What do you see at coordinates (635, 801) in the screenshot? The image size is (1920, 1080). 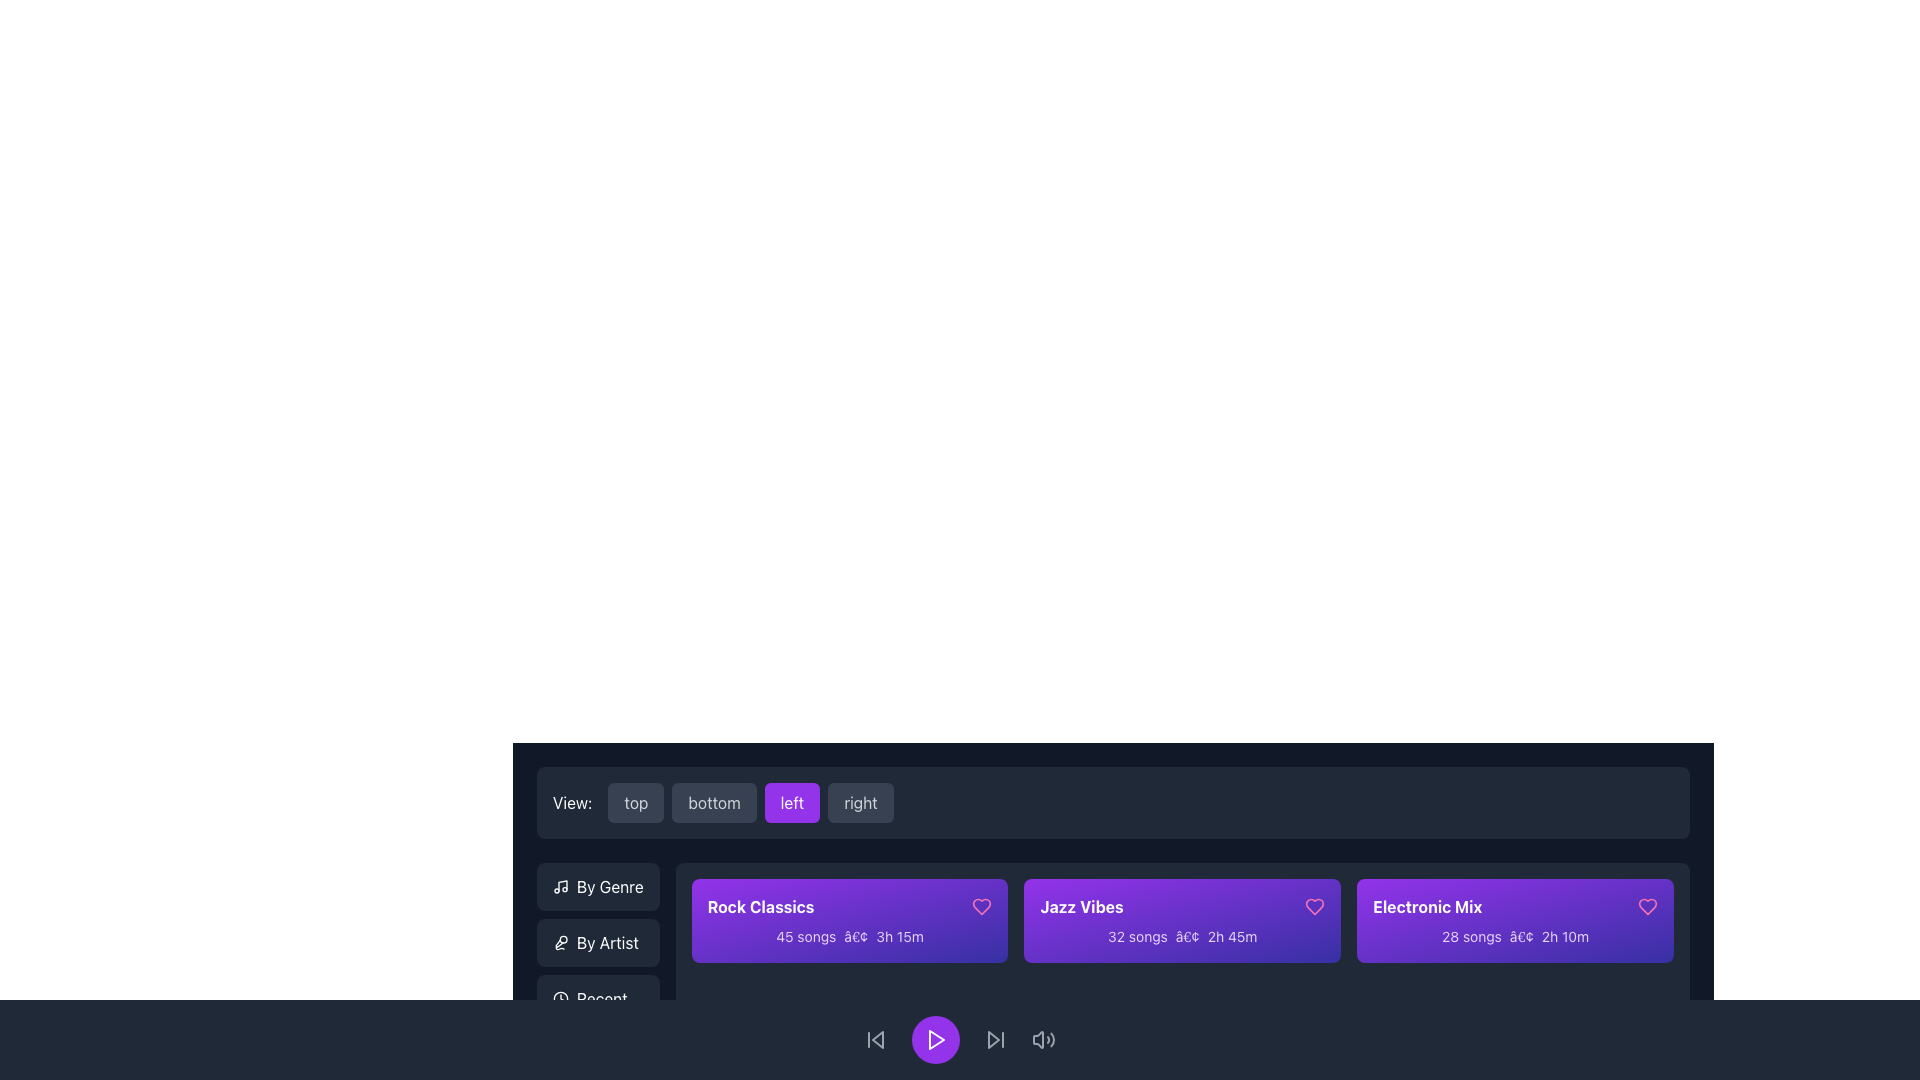 I see `the 'top' button` at bounding box center [635, 801].